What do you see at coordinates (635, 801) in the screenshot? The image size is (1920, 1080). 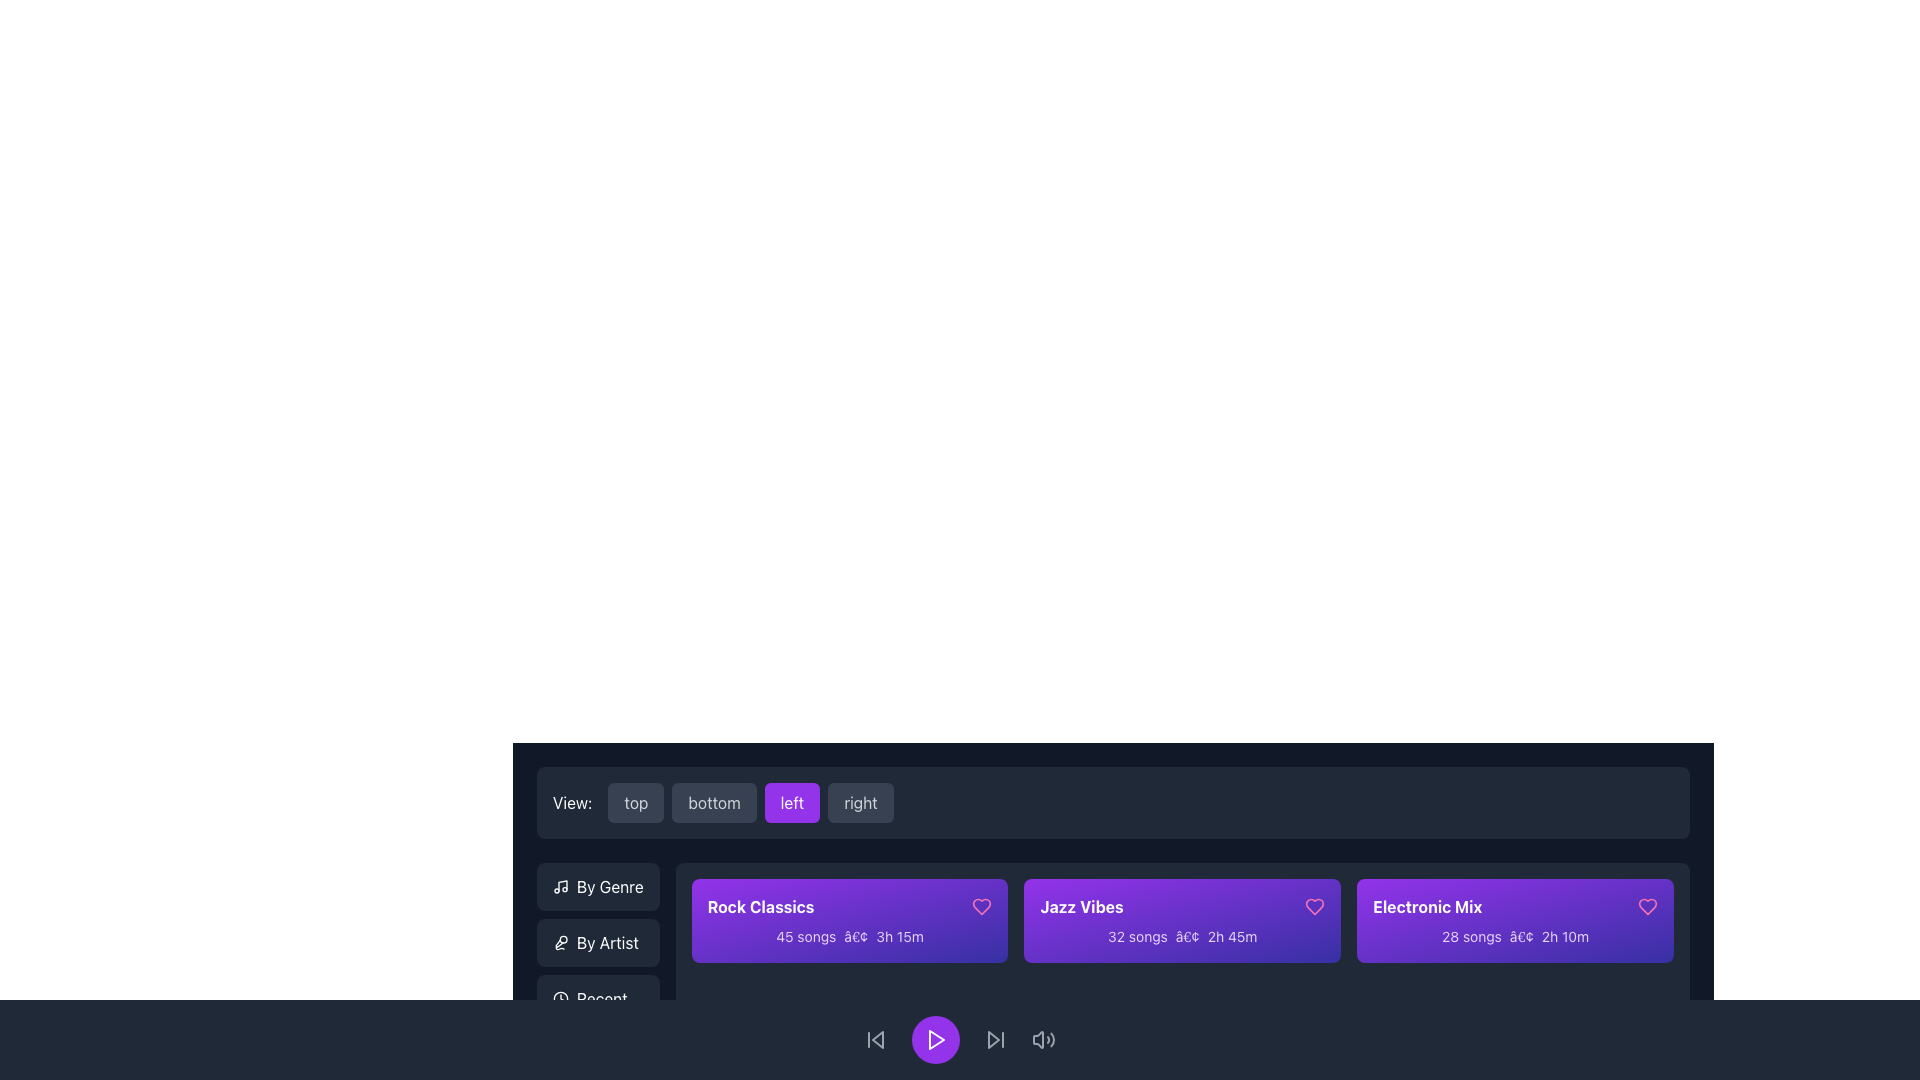 I see `the 'top' button` at bounding box center [635, 801].